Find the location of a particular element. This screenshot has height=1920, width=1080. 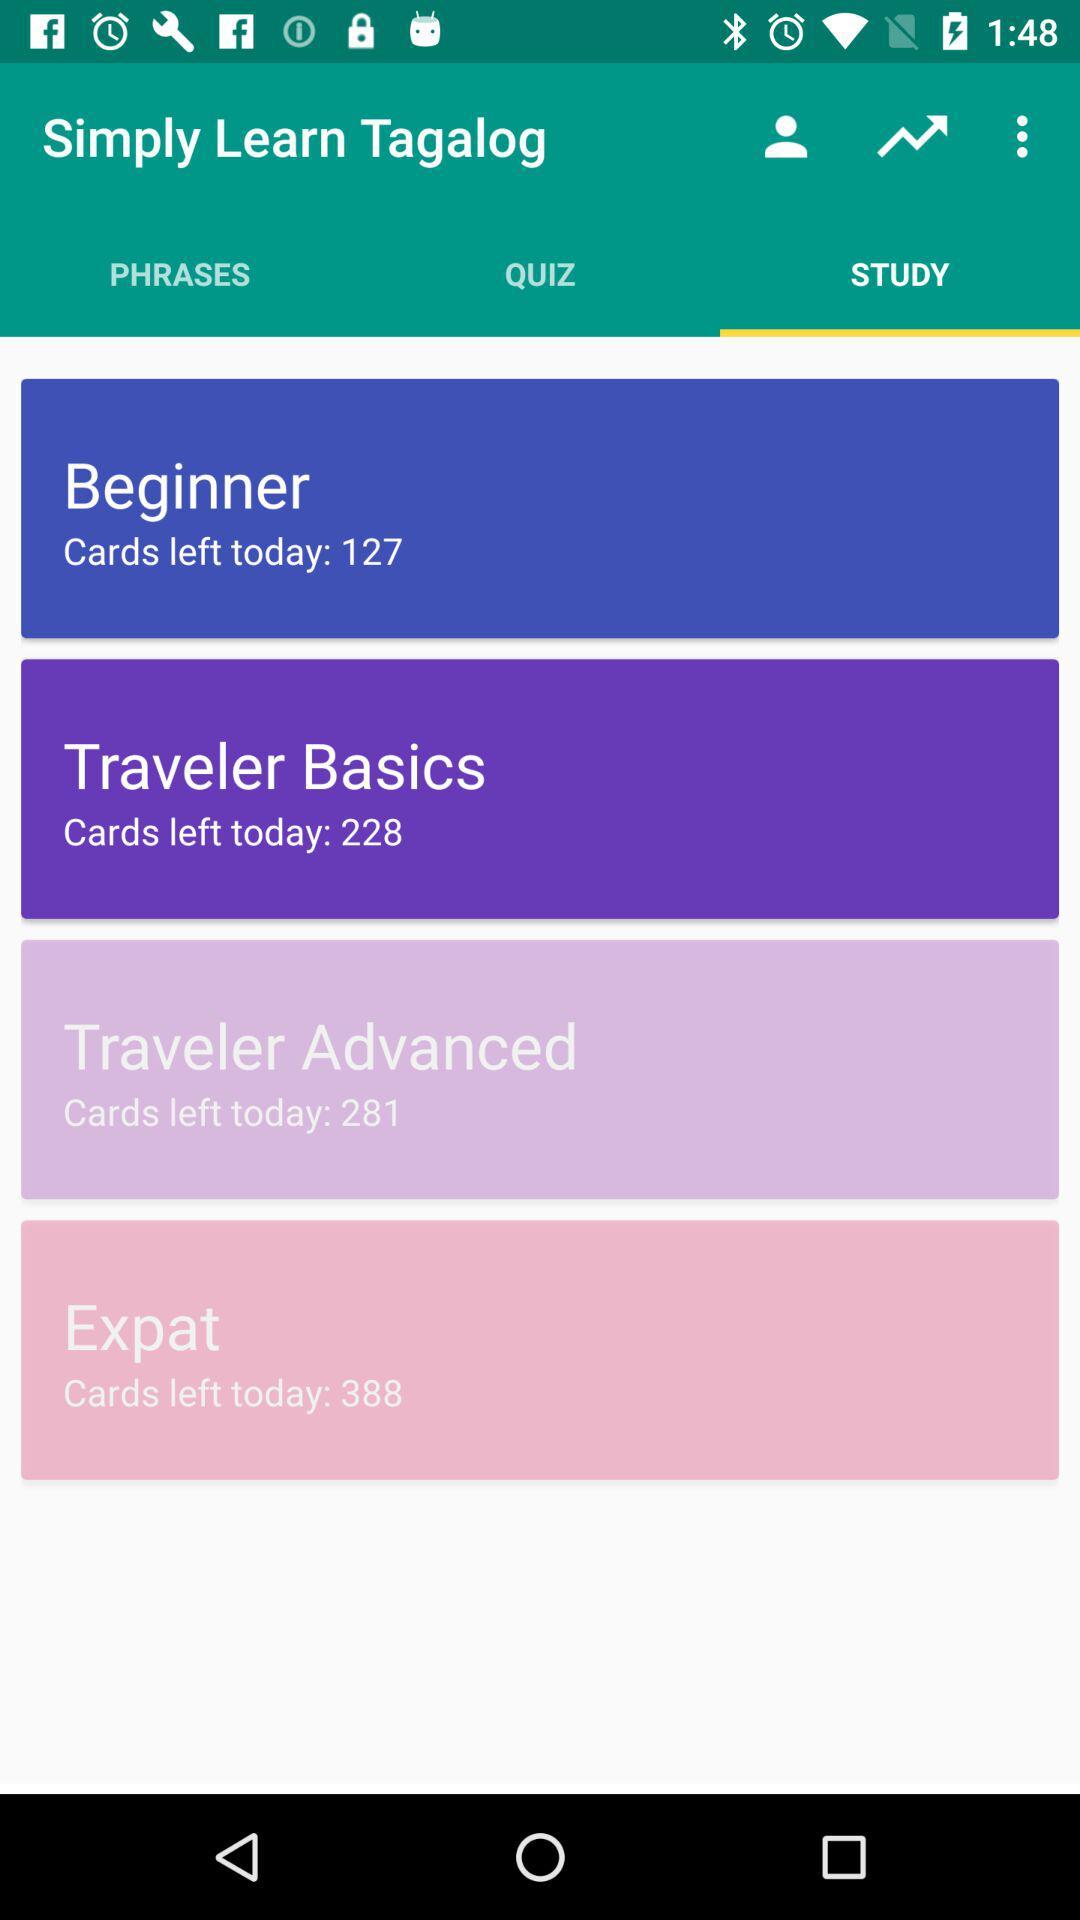

item next to phrases icon is located at coordinates (540, 272).